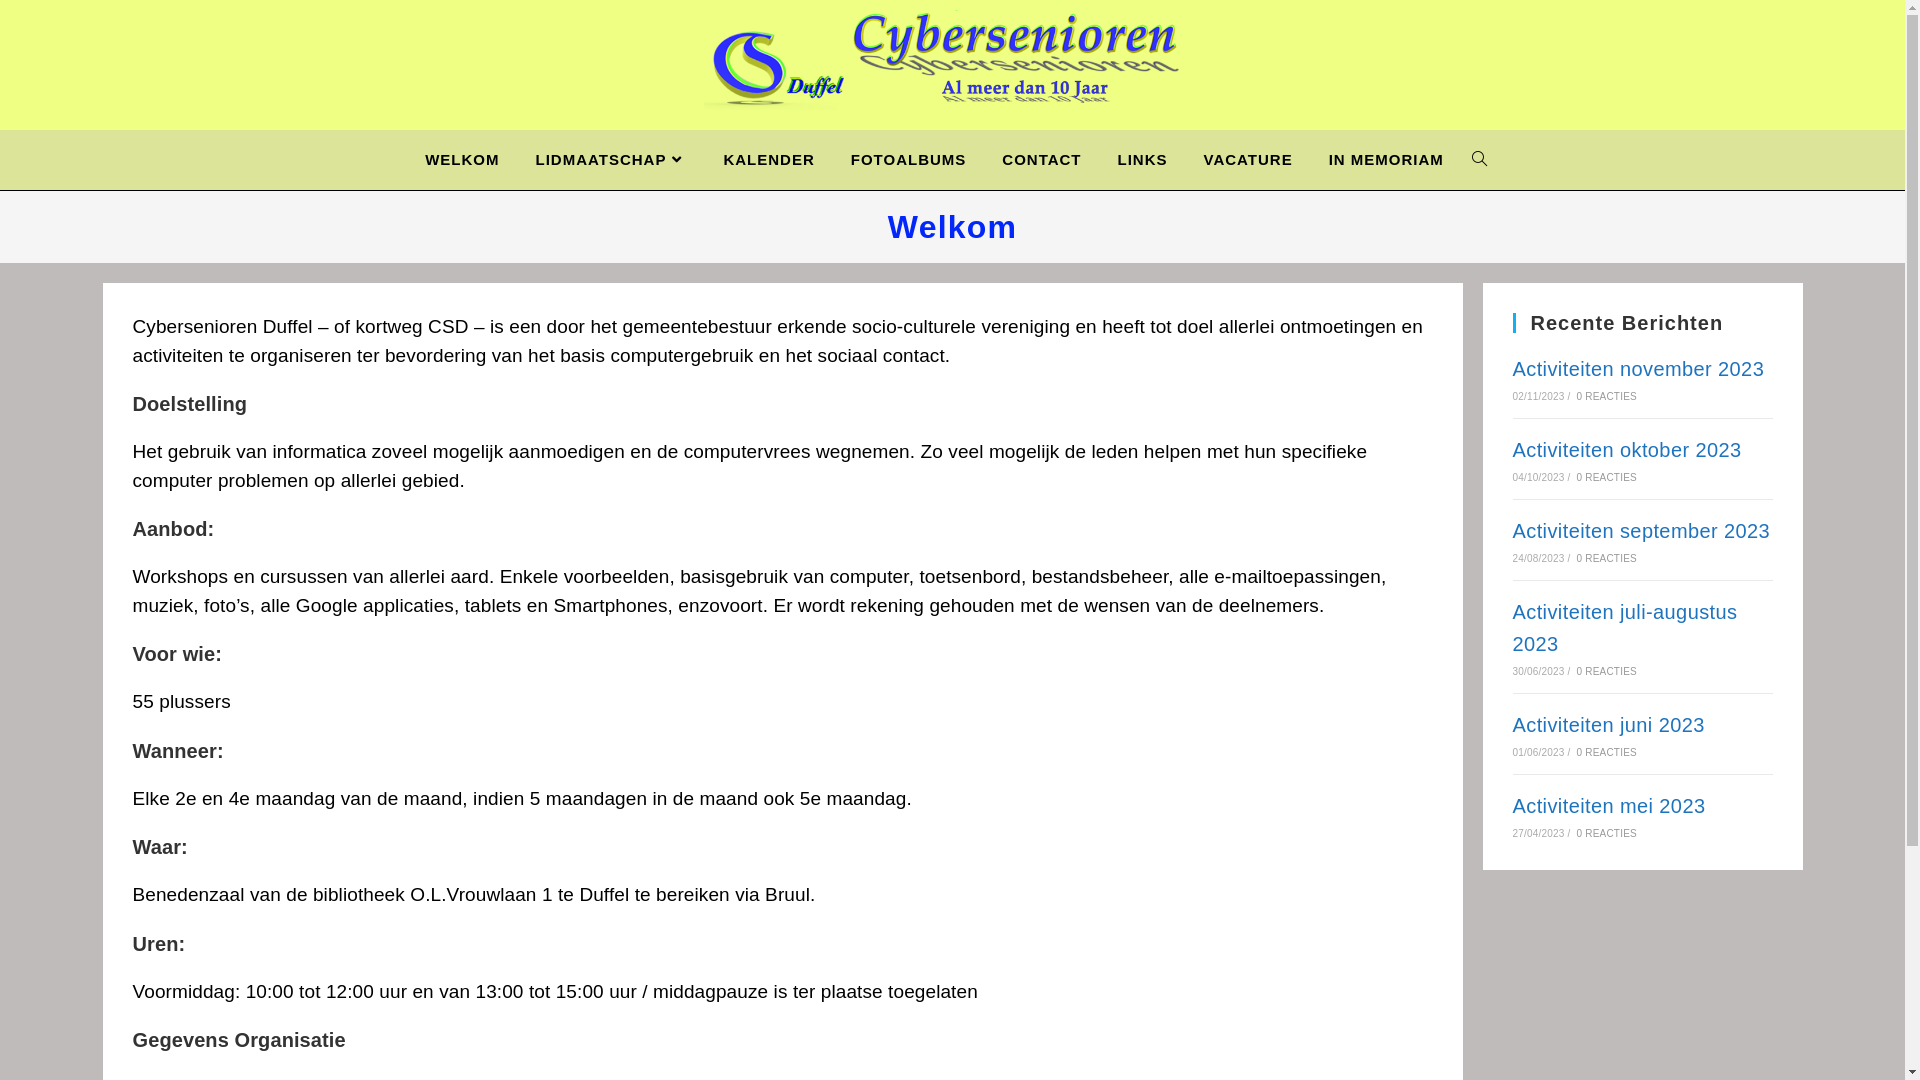 This screenshot has height=1080, width=1920. Describe the element at coordinates (610, 158) in the screenshot. I see `'LIDMAATSCHAP'` at that location.